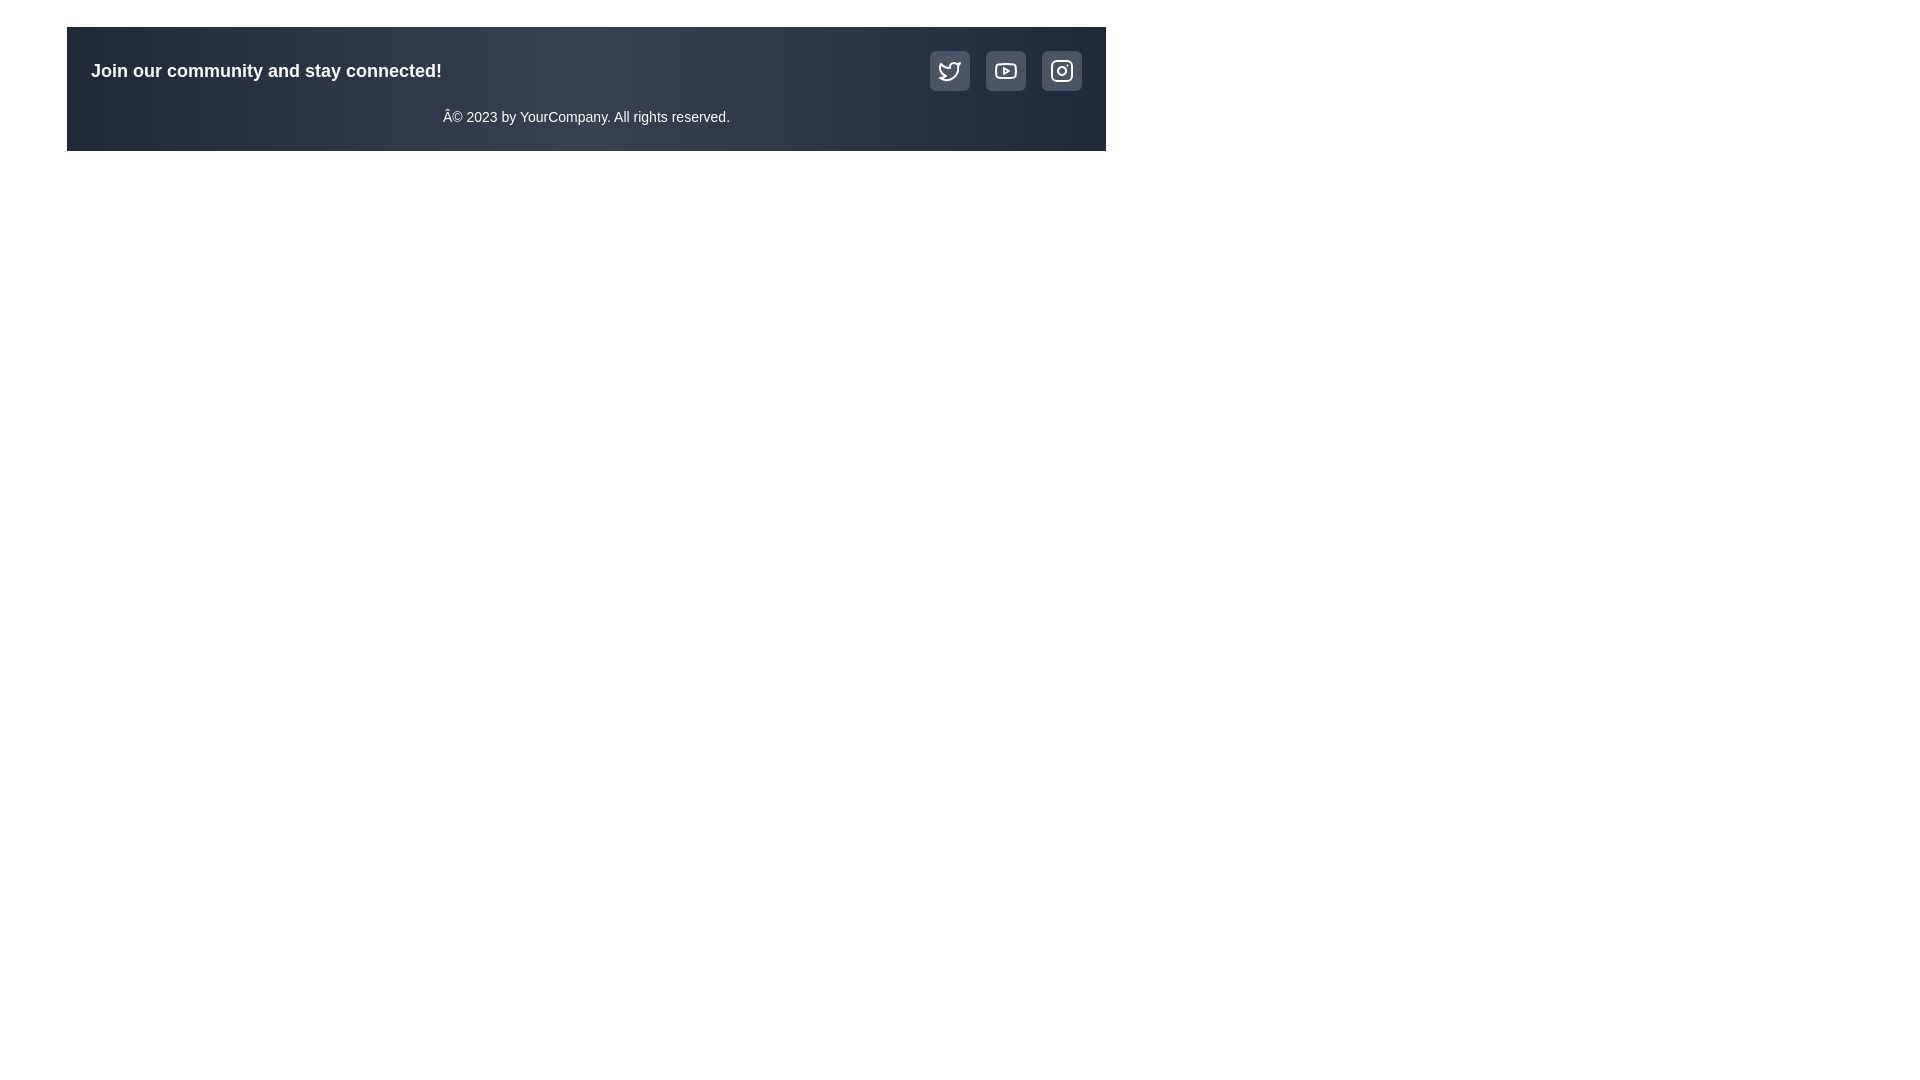  What do you see at coordinates (1060, 69) in the screenshot?
I see `the third button in the row of social media links in the top-right corner to change its background color` at bounding box center [1060, 69].